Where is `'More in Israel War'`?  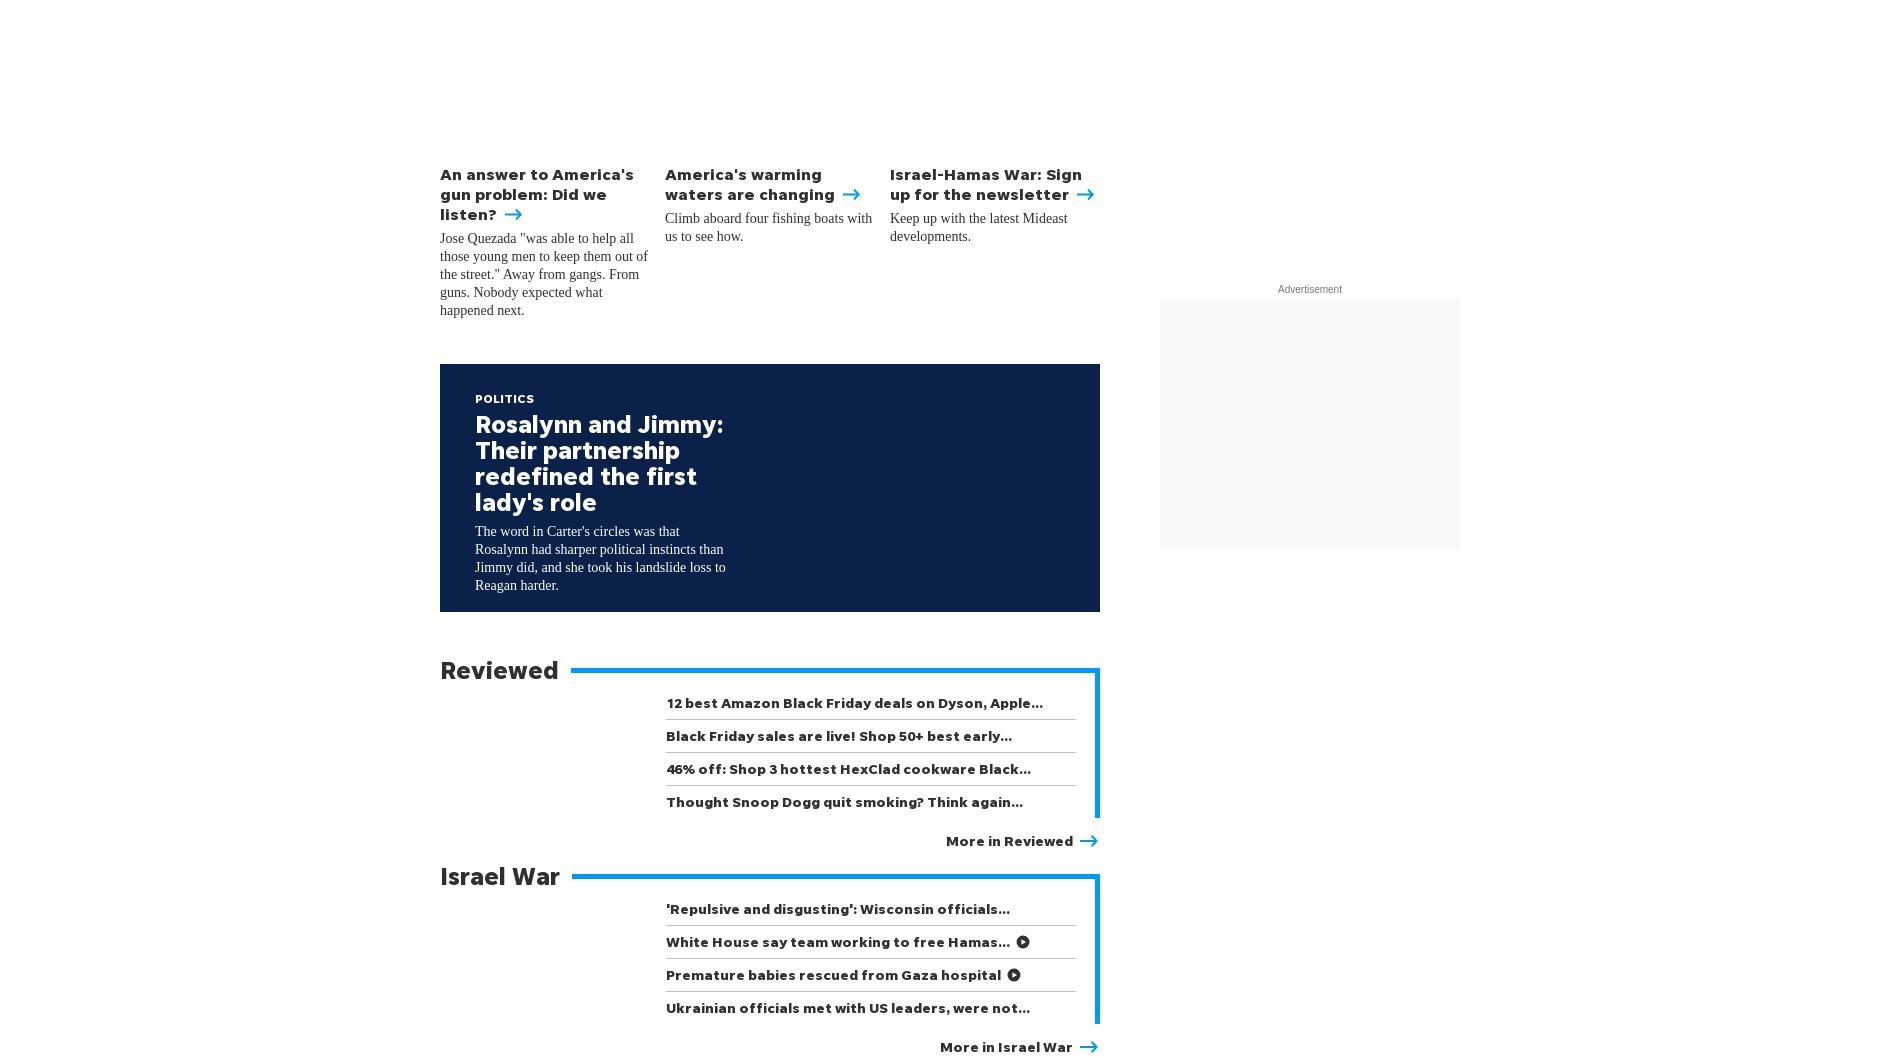 'More in Israel War' is located at coordinates (1006, 1045).